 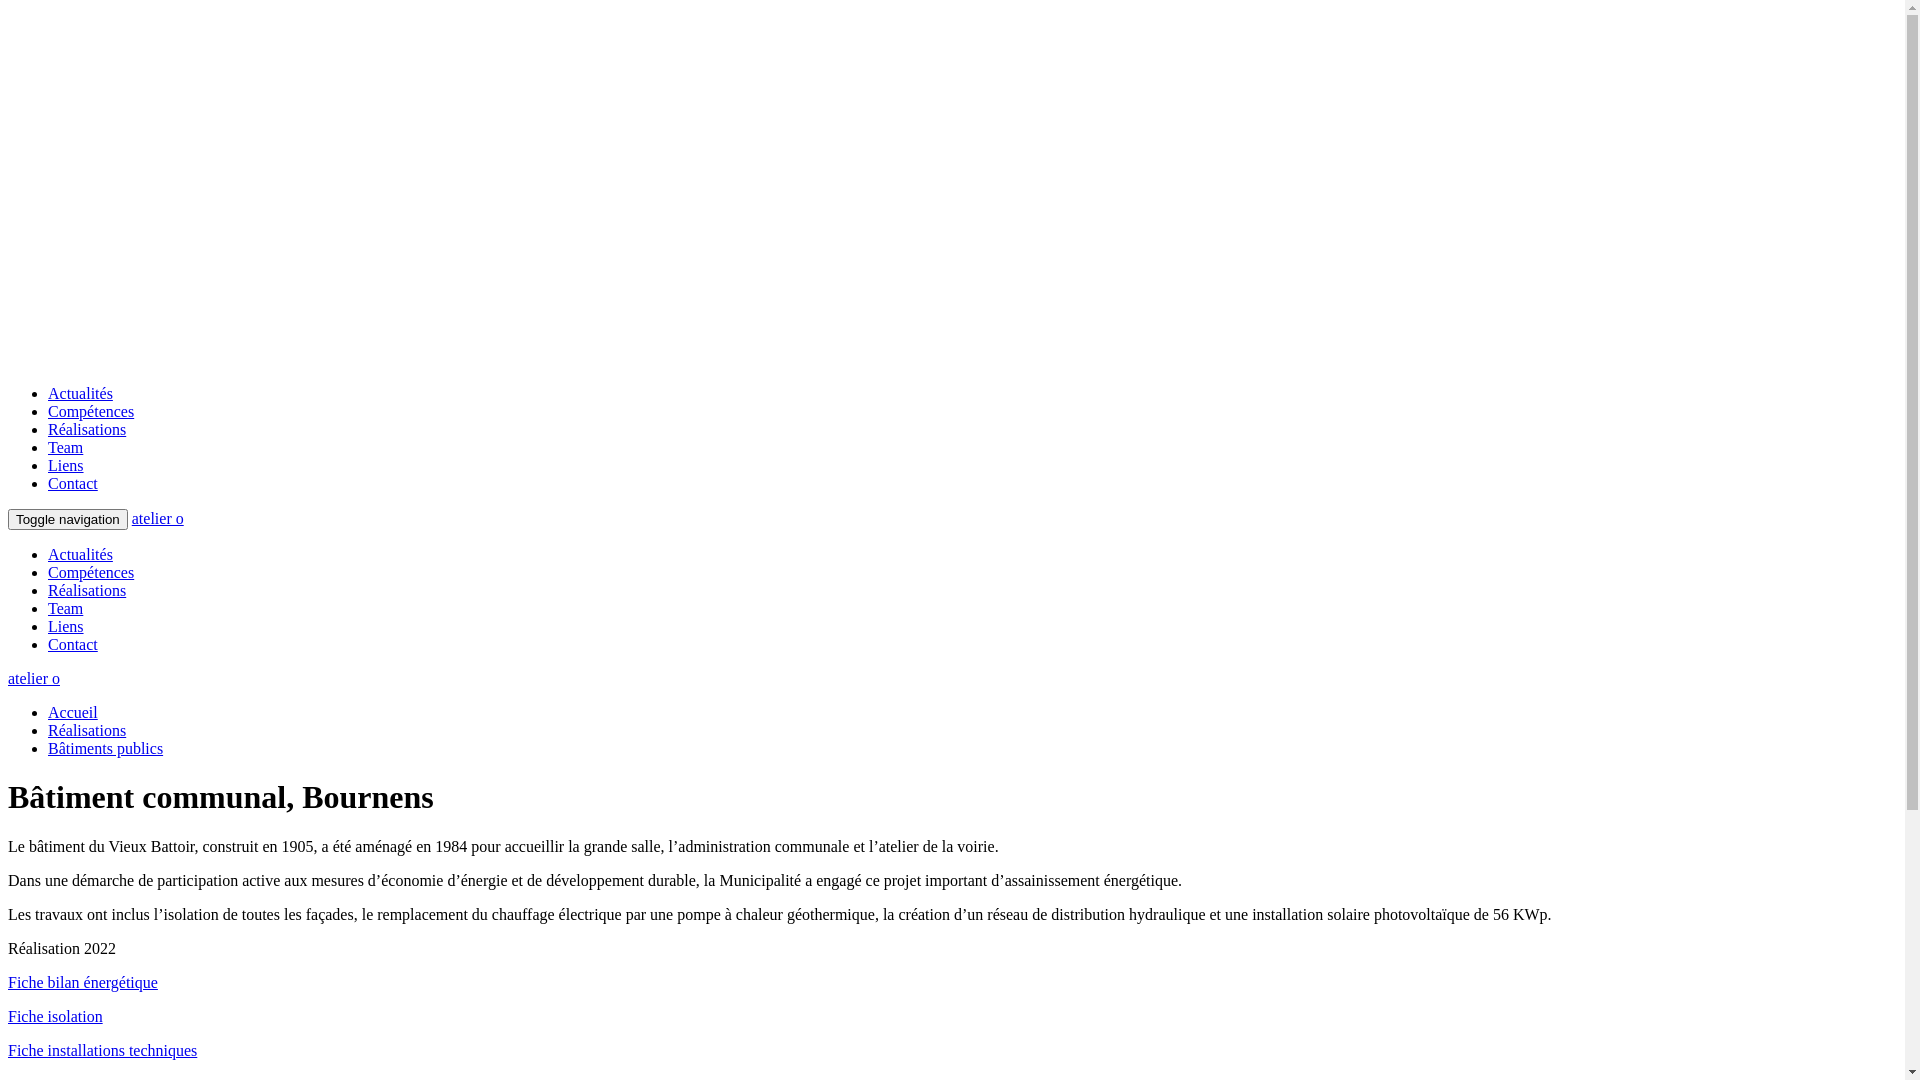 What do you see at coordinates (67, 518) in the screenshot?
I see `'Toggle navigation'` at bounding box center [67, 518].